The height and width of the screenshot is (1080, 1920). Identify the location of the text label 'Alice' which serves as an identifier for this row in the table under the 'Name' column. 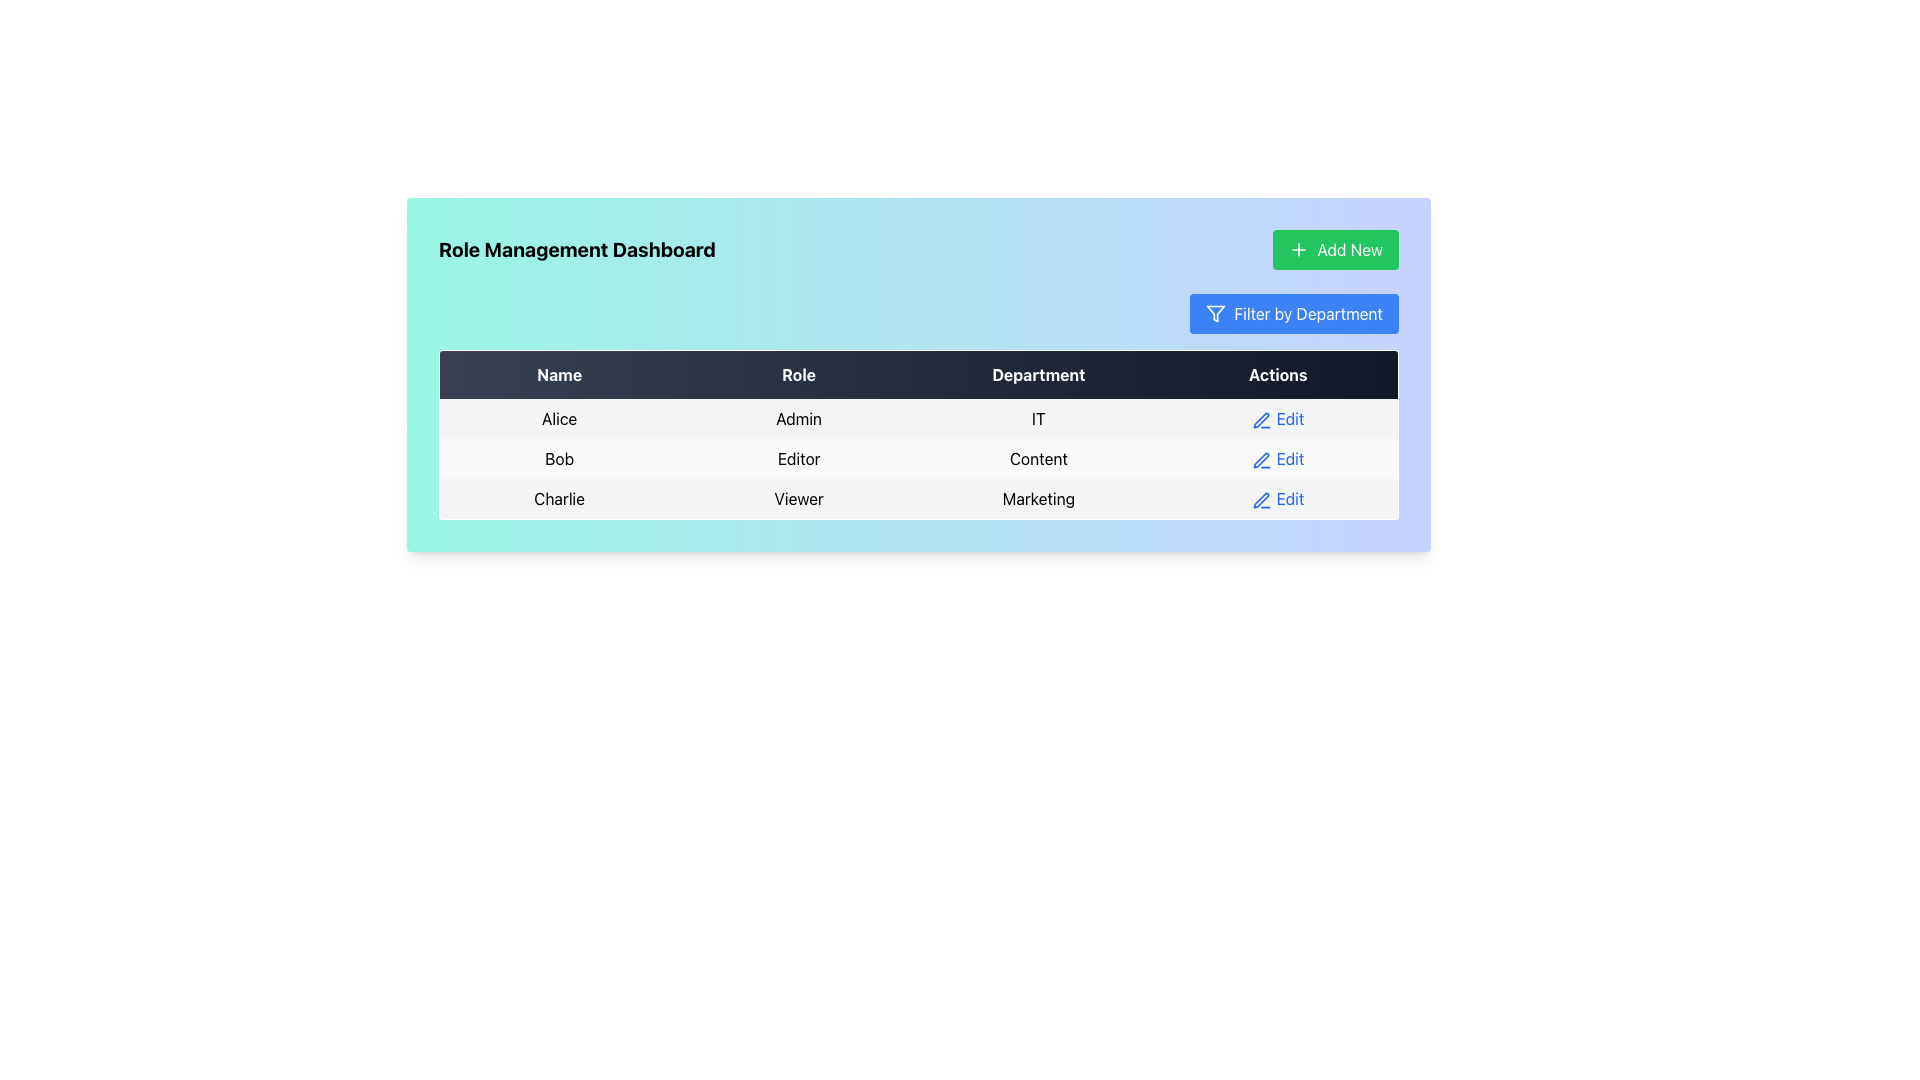
(559, 418).